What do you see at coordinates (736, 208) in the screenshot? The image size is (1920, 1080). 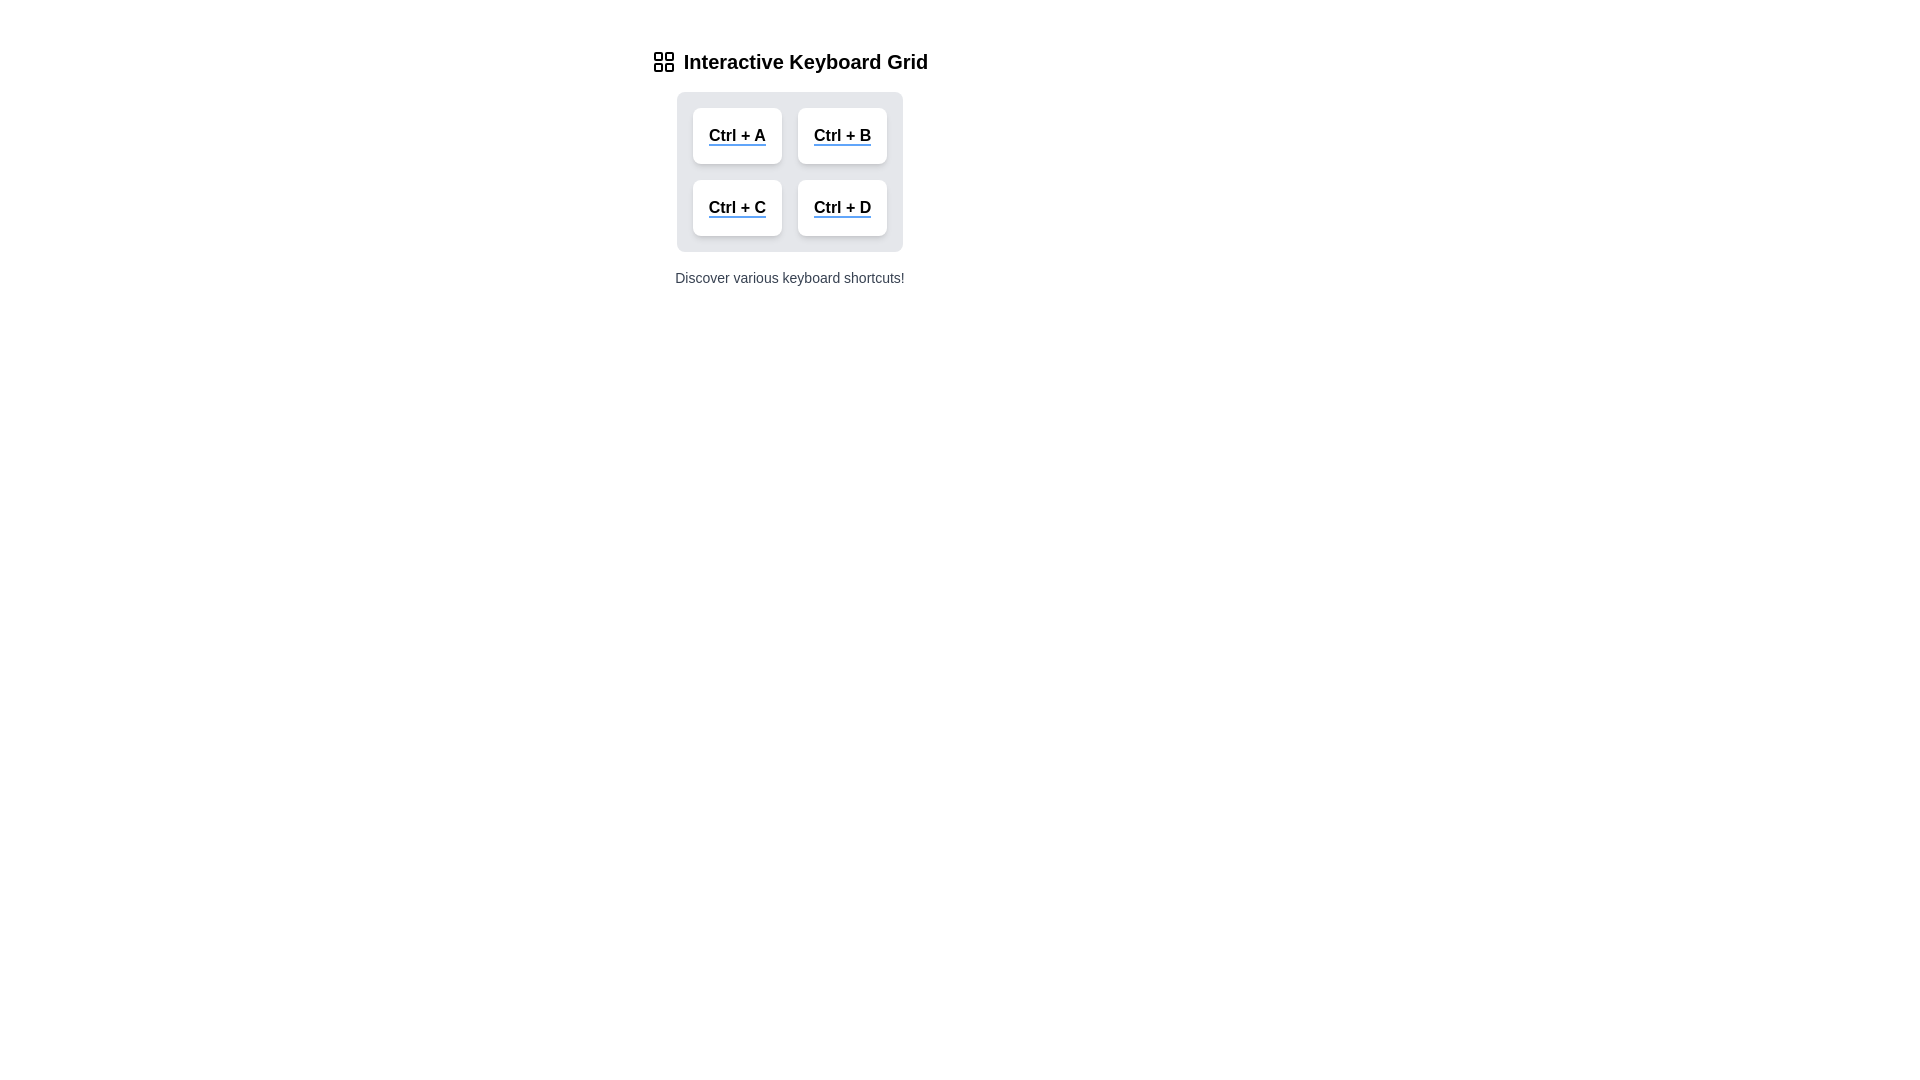 I see `the text label displaying 'Ctrl + C' in a bold font with a blue underline located in the third button of the grid within the 'Interactive Keyboard Grid' panel` at bounding box center [736, 208].